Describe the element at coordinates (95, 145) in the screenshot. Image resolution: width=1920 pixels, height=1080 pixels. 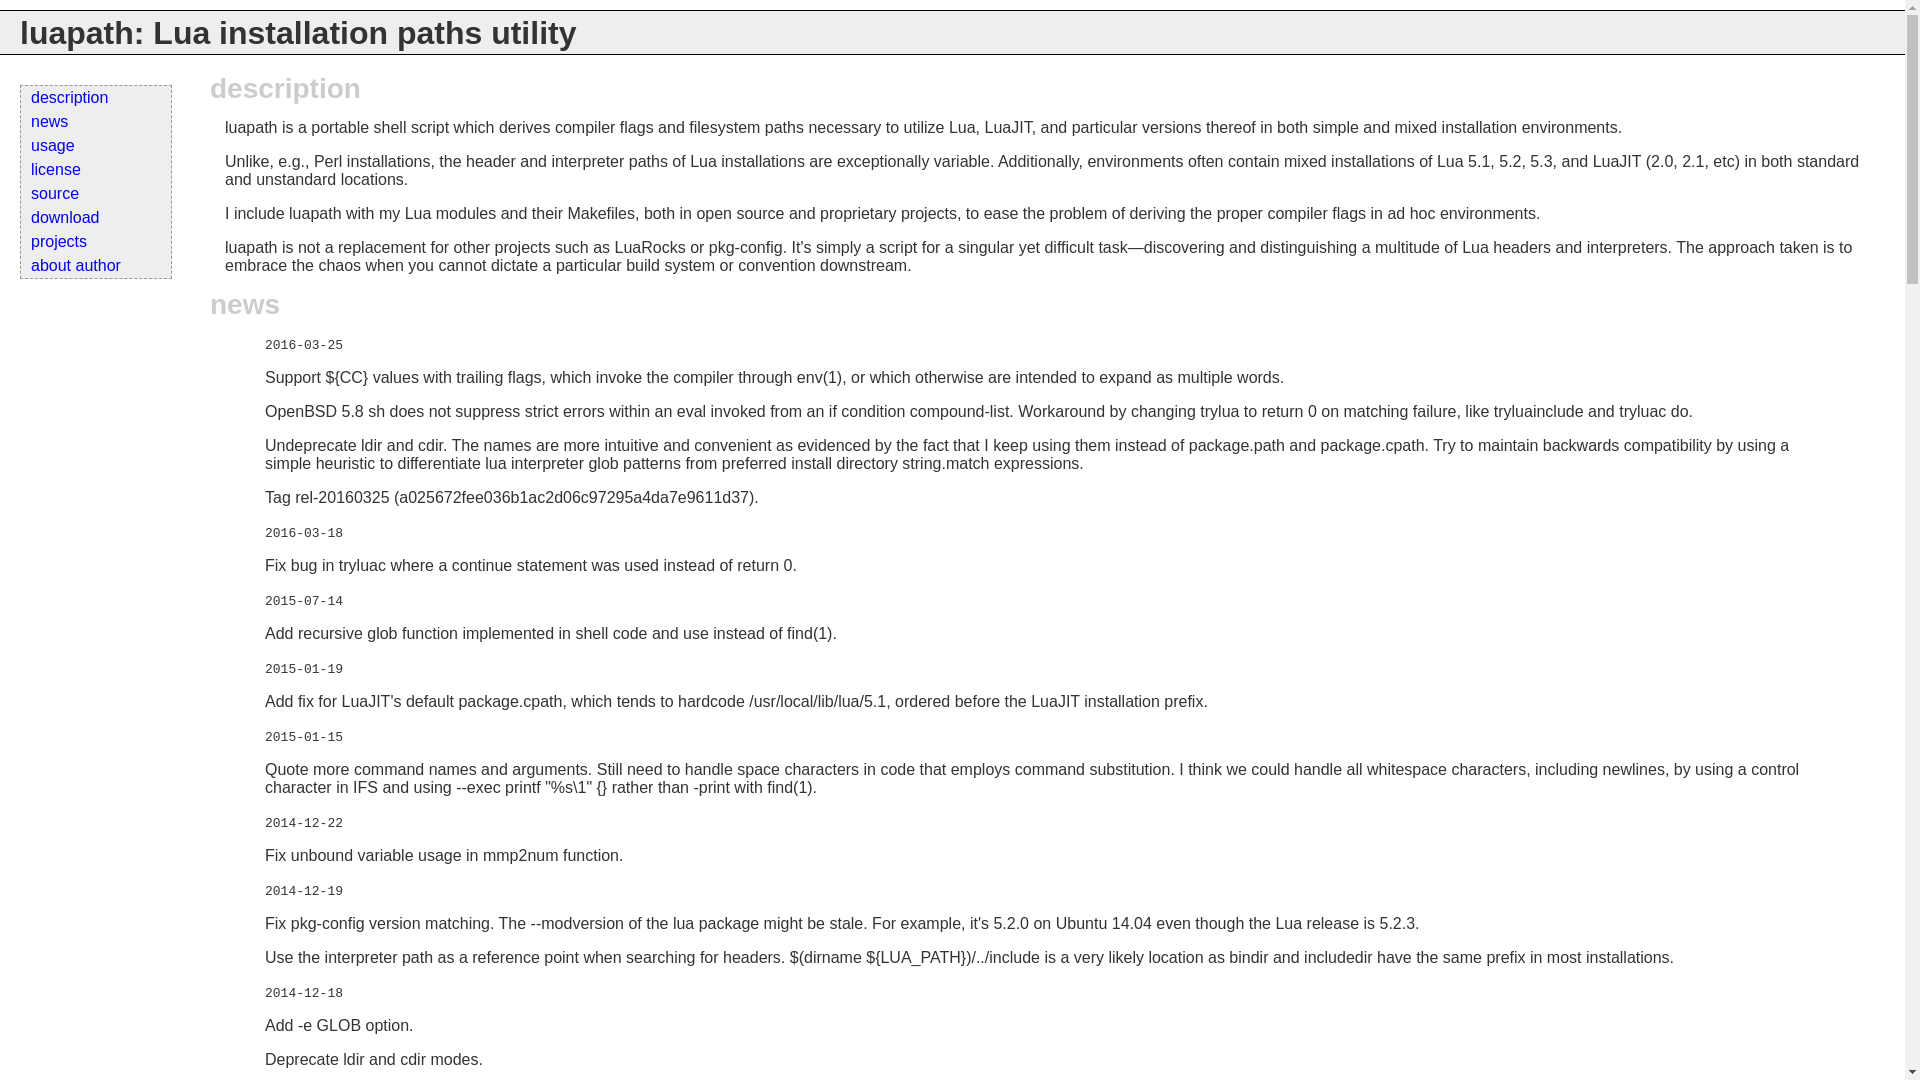
I see `'usage'` at that location.